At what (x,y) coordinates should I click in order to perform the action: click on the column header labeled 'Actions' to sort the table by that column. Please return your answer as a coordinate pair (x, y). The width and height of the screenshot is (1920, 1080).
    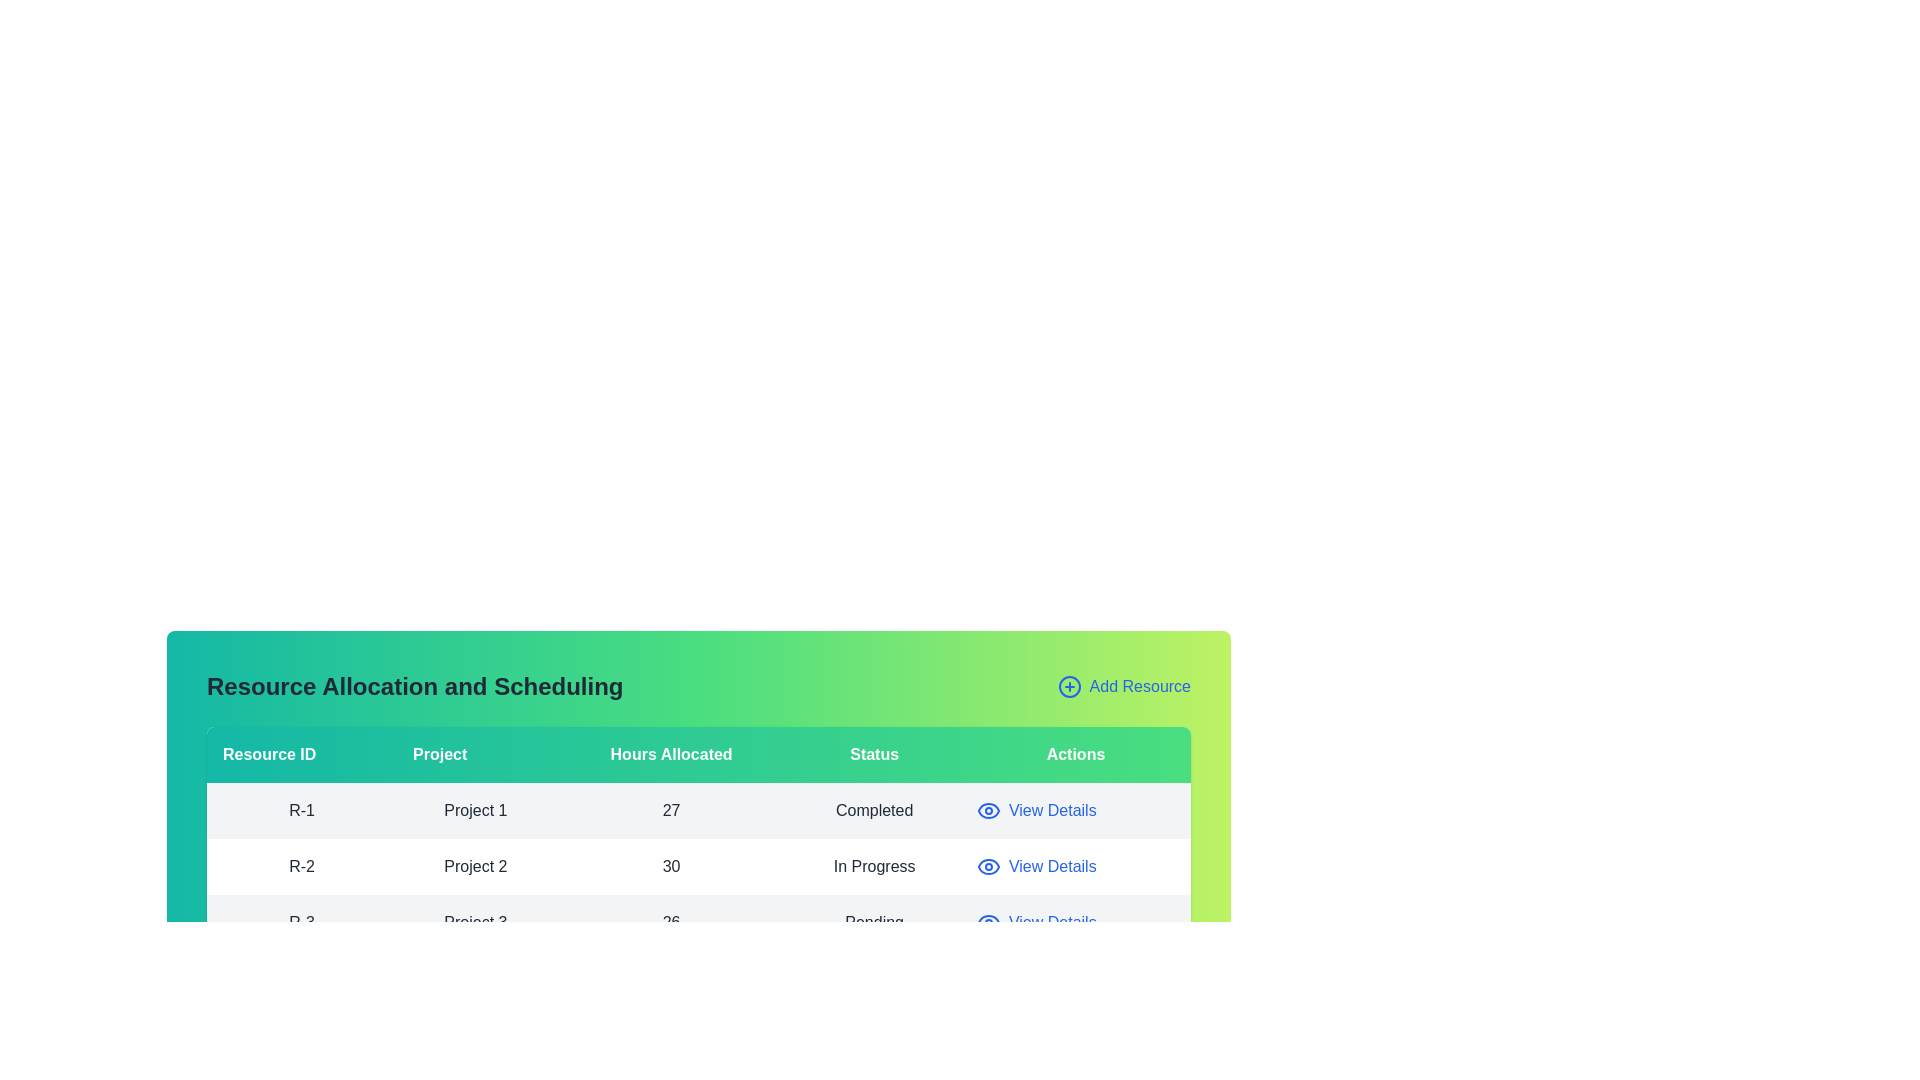
    Looking at the image, I should click on (1074, 755).